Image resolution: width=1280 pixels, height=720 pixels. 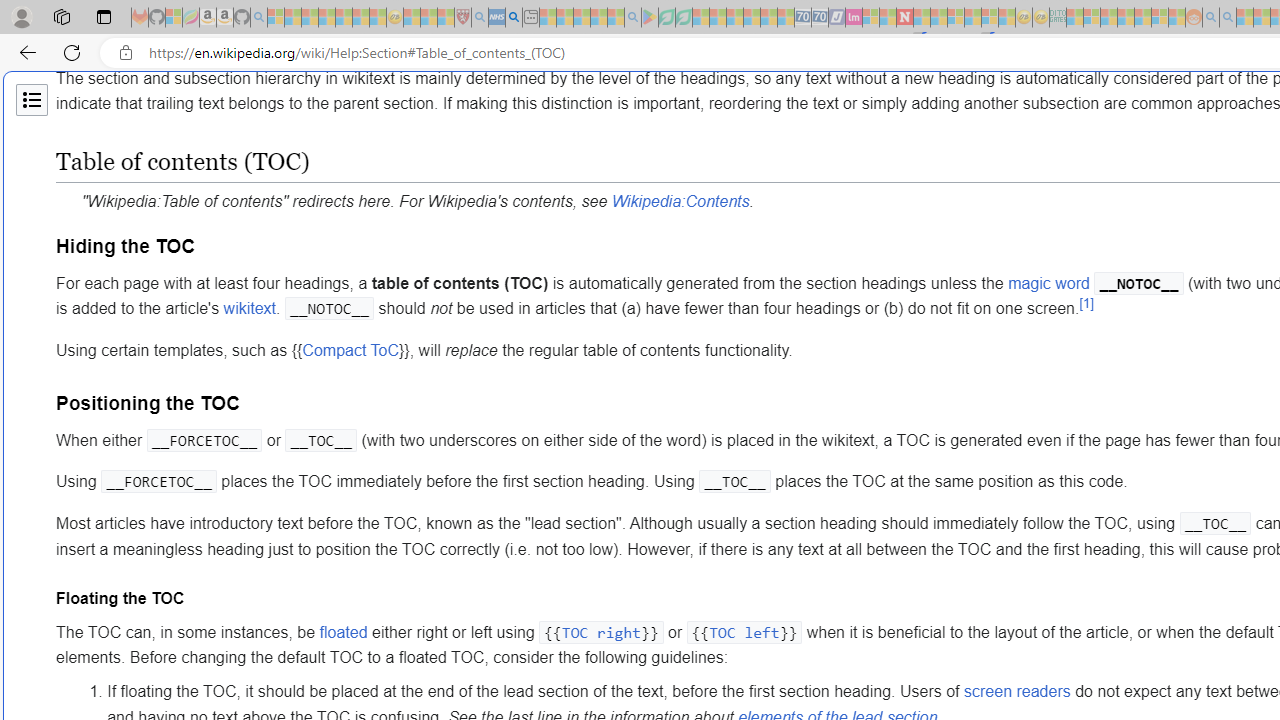 What do you see at coordinates (1048, 283) in the screenshot?
I see `'magic word'` at bounding box center [1048, 283].